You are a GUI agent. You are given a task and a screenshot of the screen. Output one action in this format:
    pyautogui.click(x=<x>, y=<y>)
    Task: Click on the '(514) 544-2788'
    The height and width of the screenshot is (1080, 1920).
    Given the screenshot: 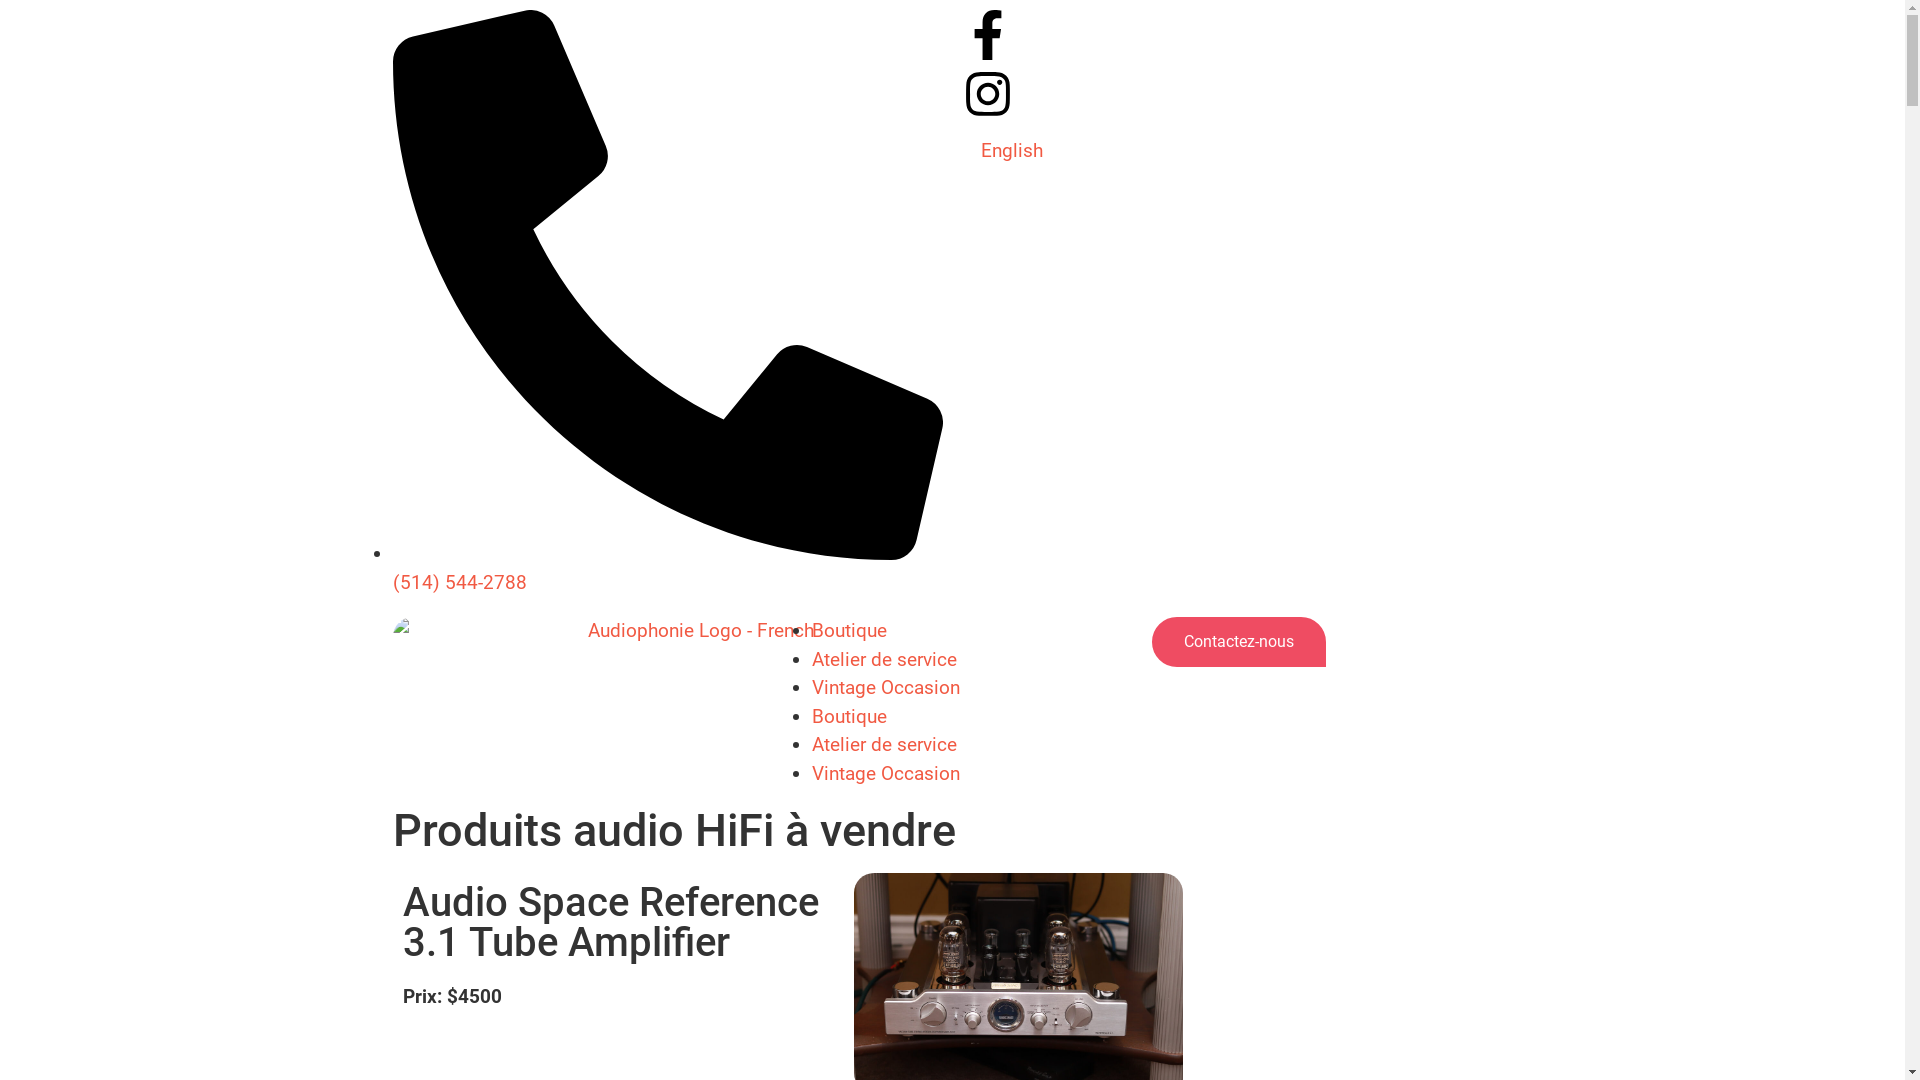 What is the action you would take?
    pyautogui.click(x=667, y=567)
    